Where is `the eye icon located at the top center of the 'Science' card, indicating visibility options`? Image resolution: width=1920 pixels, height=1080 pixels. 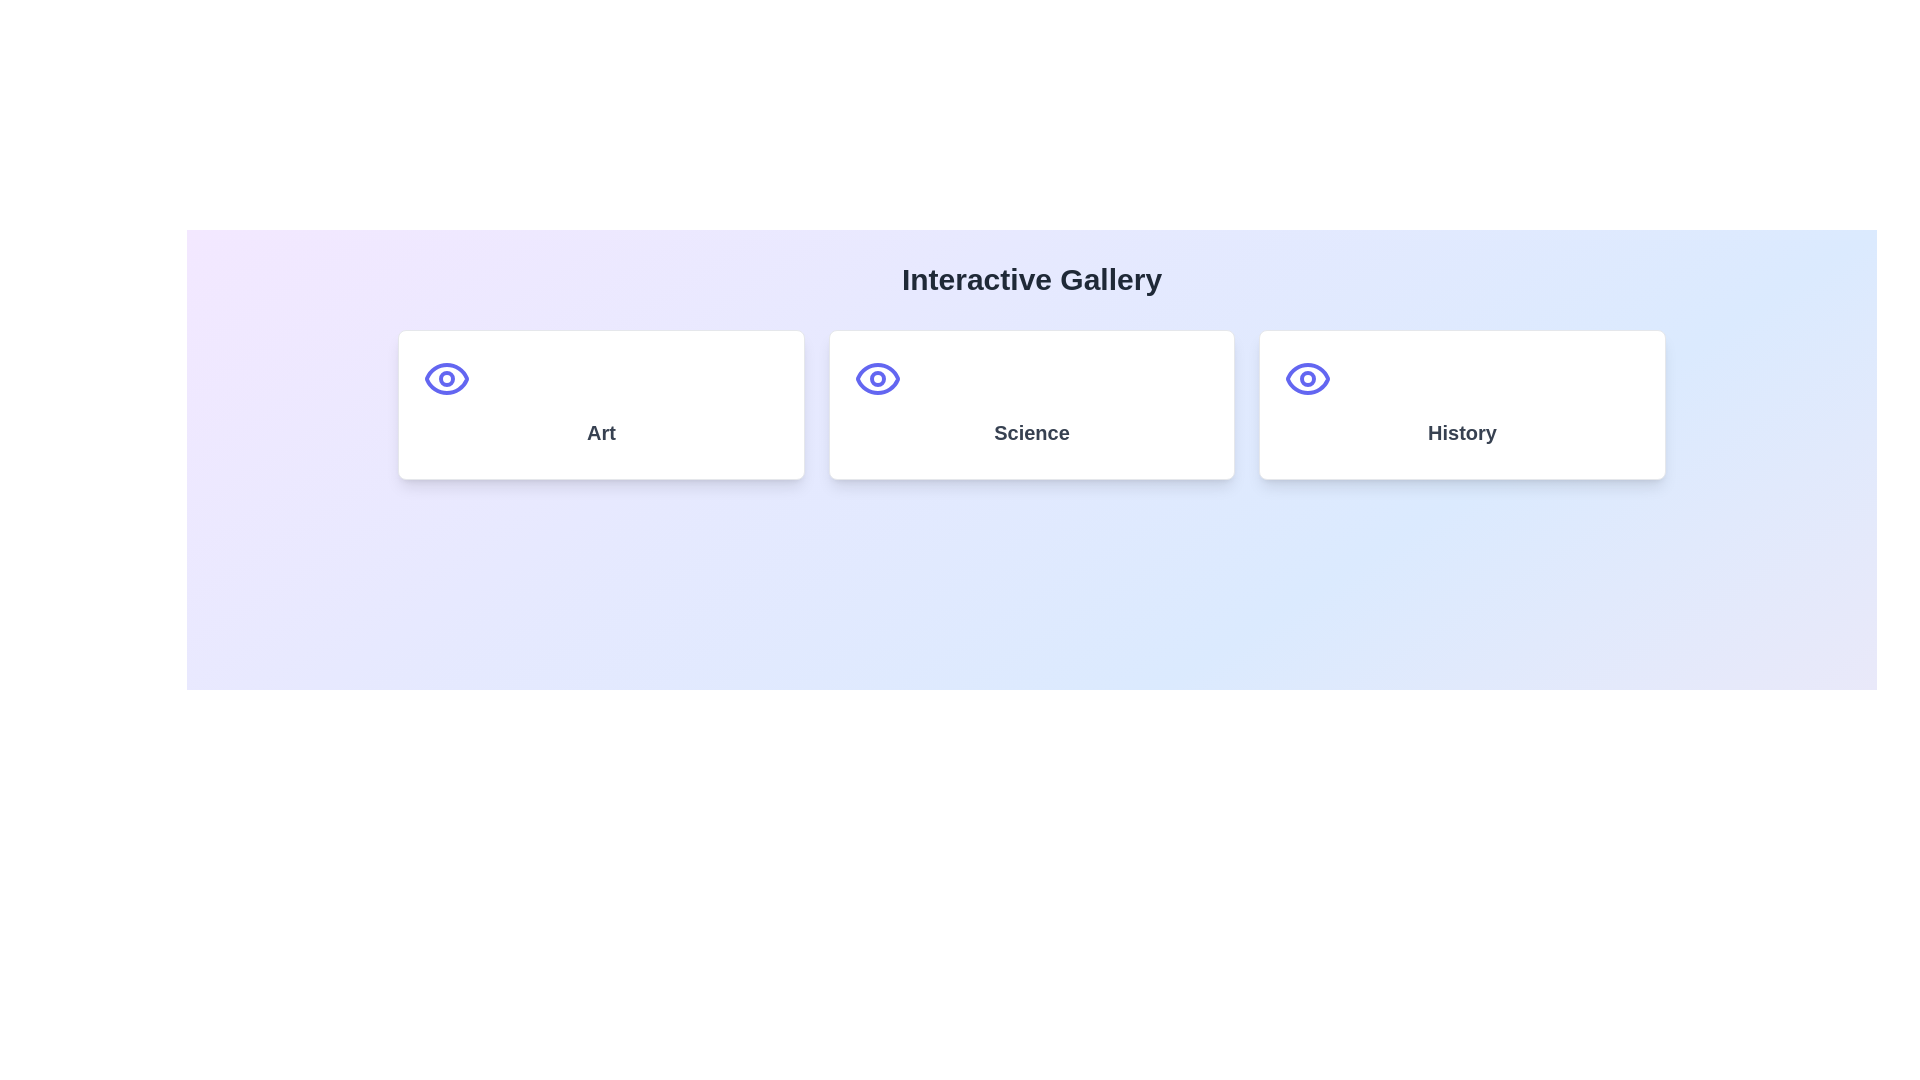
the eye icon located at the top center of the 'Science' card, indicating visibility options is located at coordinates (877, 378).